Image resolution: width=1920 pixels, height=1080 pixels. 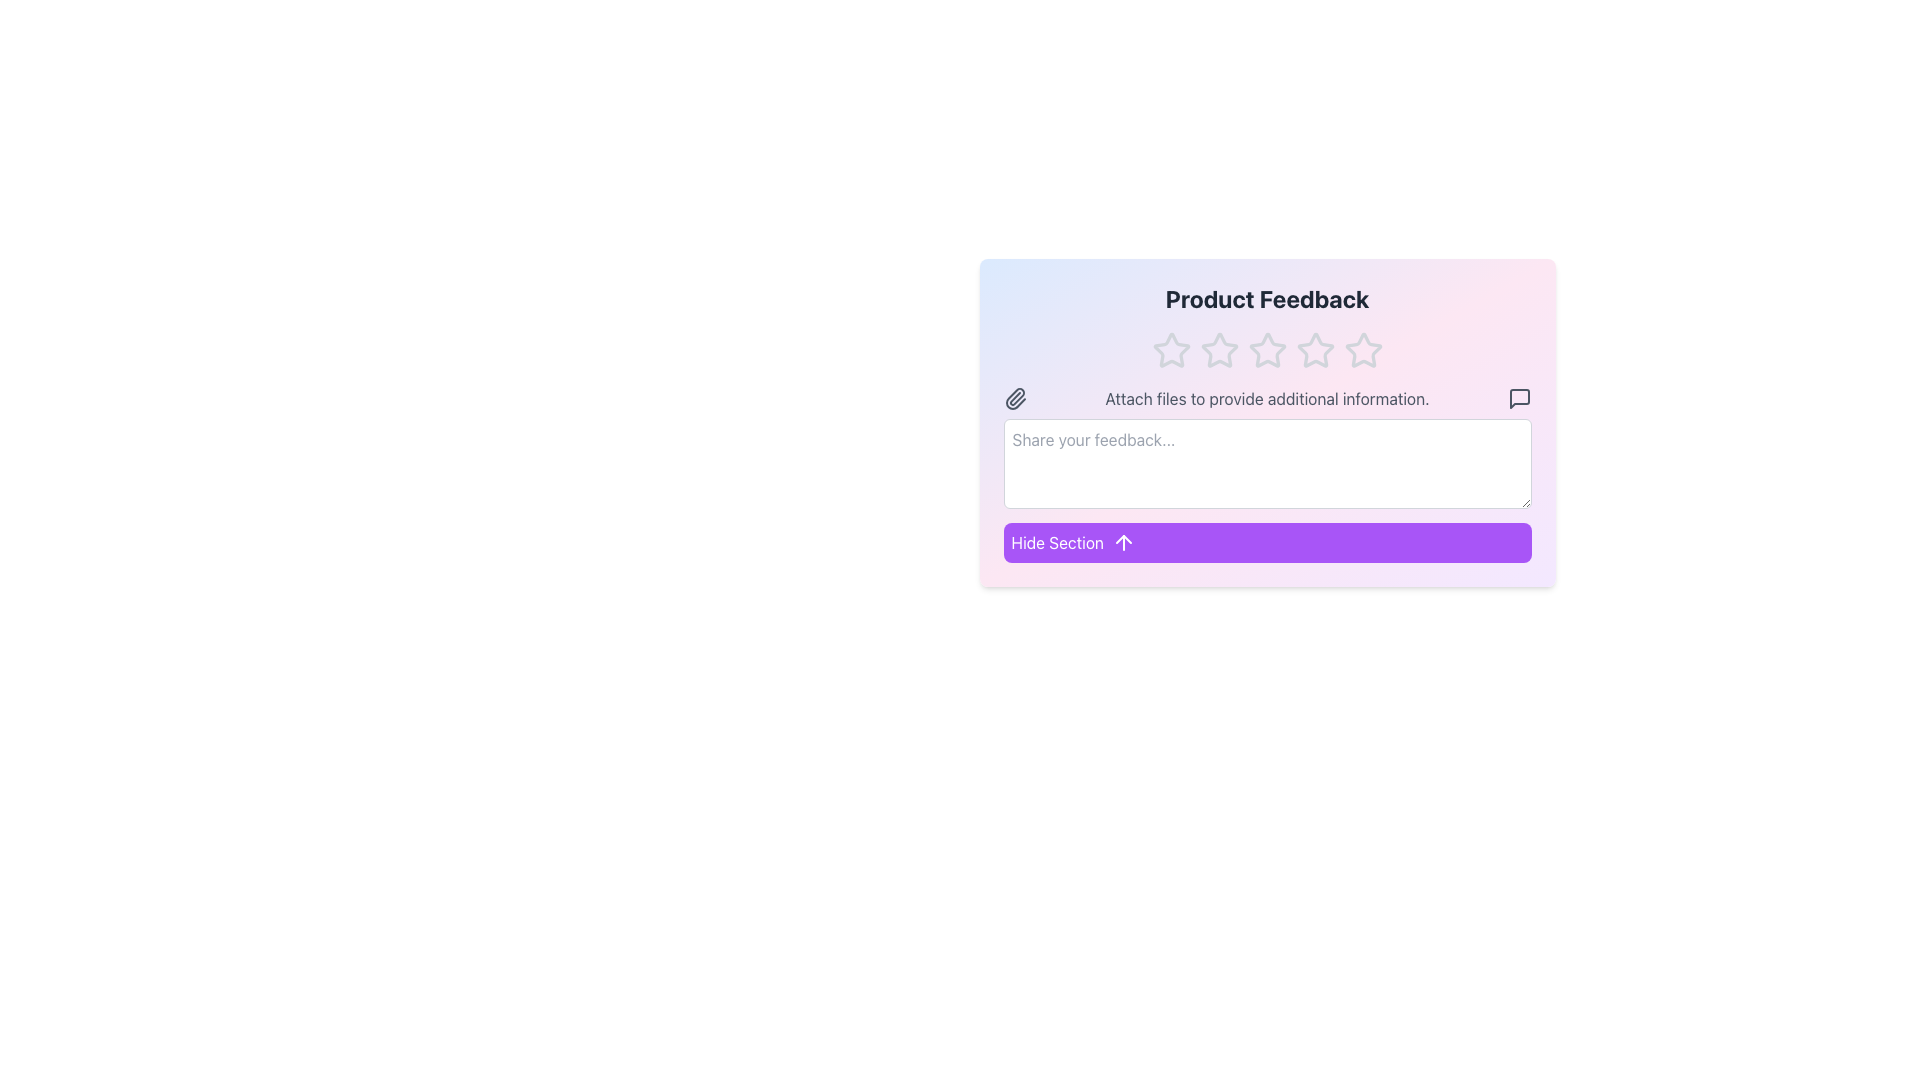 What do you see at coordinates (1519, 398) in the screenshot?
I see `the comment icon located in the top-right corner of the feedback form interface` at bounding box center [1519, 398].